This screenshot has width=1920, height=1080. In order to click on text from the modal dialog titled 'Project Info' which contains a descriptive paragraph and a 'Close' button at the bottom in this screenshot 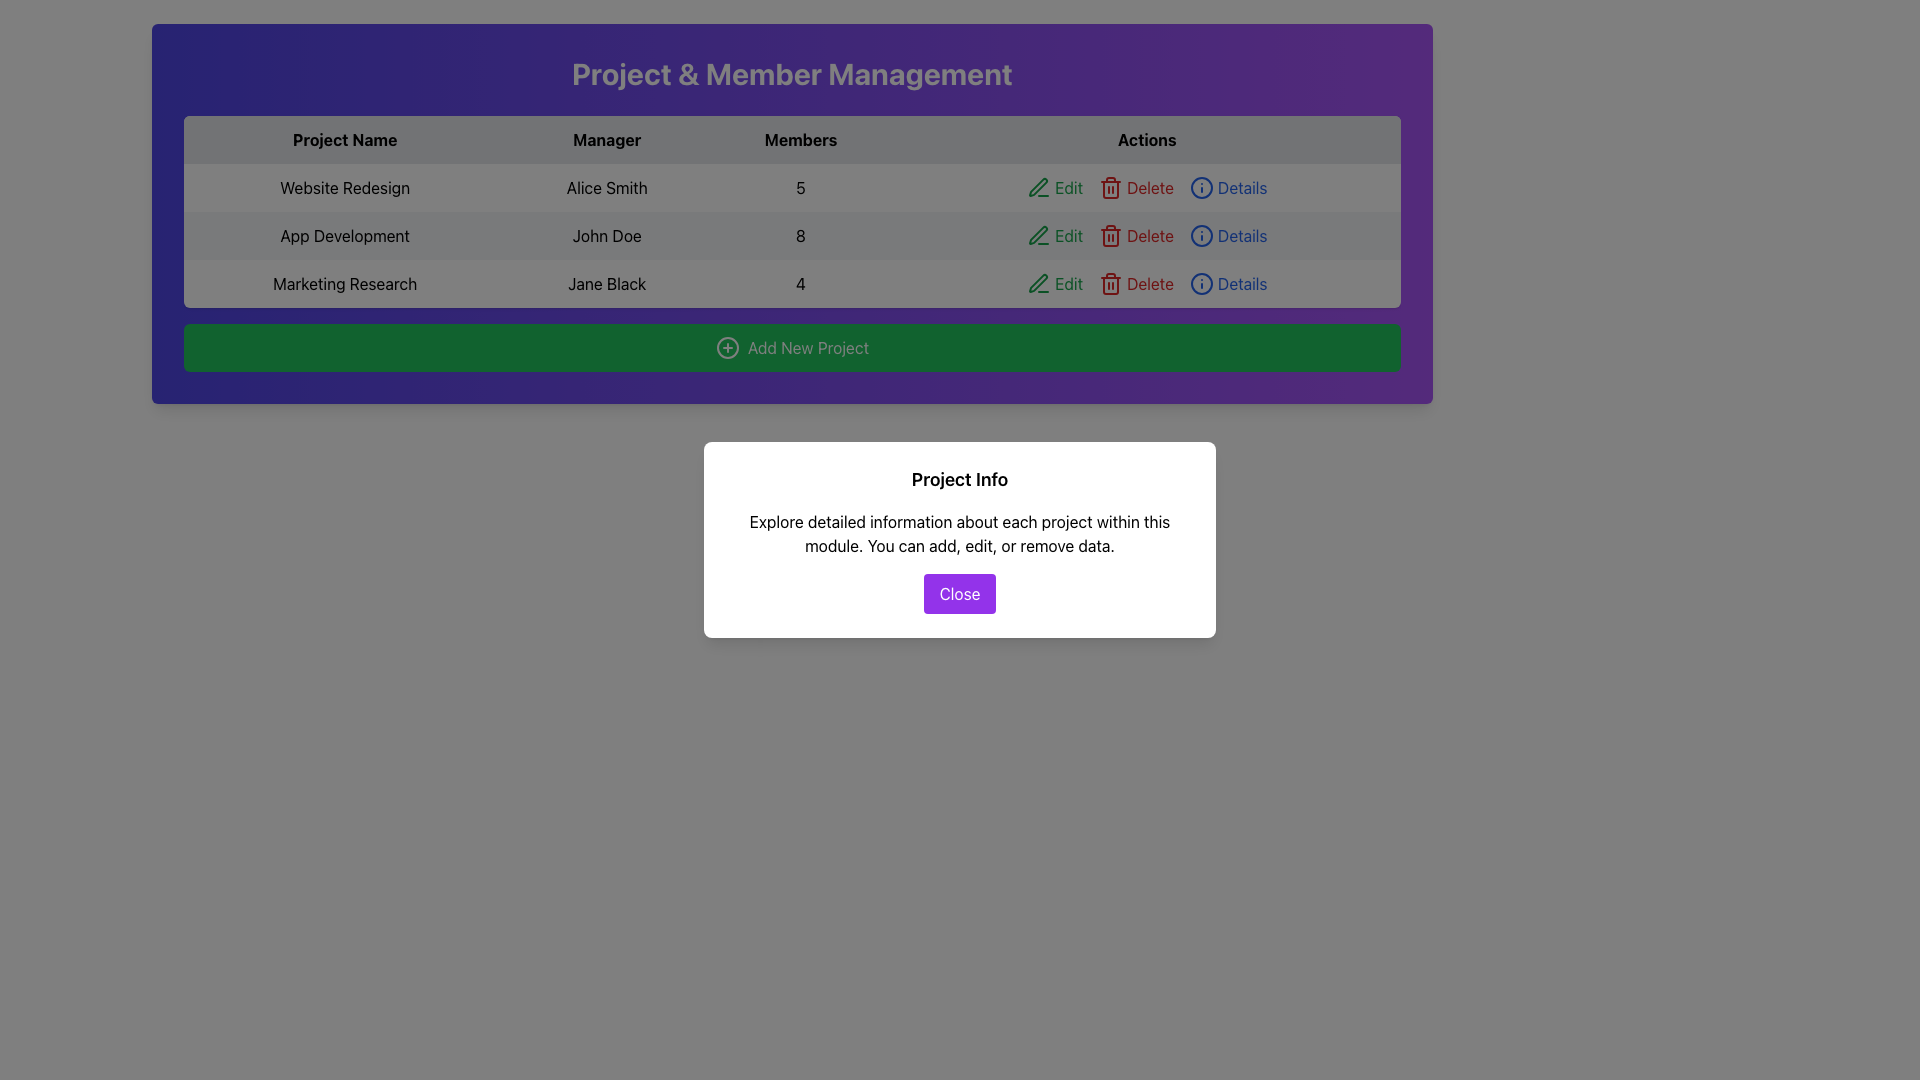, I will do `click(960, 540)`.